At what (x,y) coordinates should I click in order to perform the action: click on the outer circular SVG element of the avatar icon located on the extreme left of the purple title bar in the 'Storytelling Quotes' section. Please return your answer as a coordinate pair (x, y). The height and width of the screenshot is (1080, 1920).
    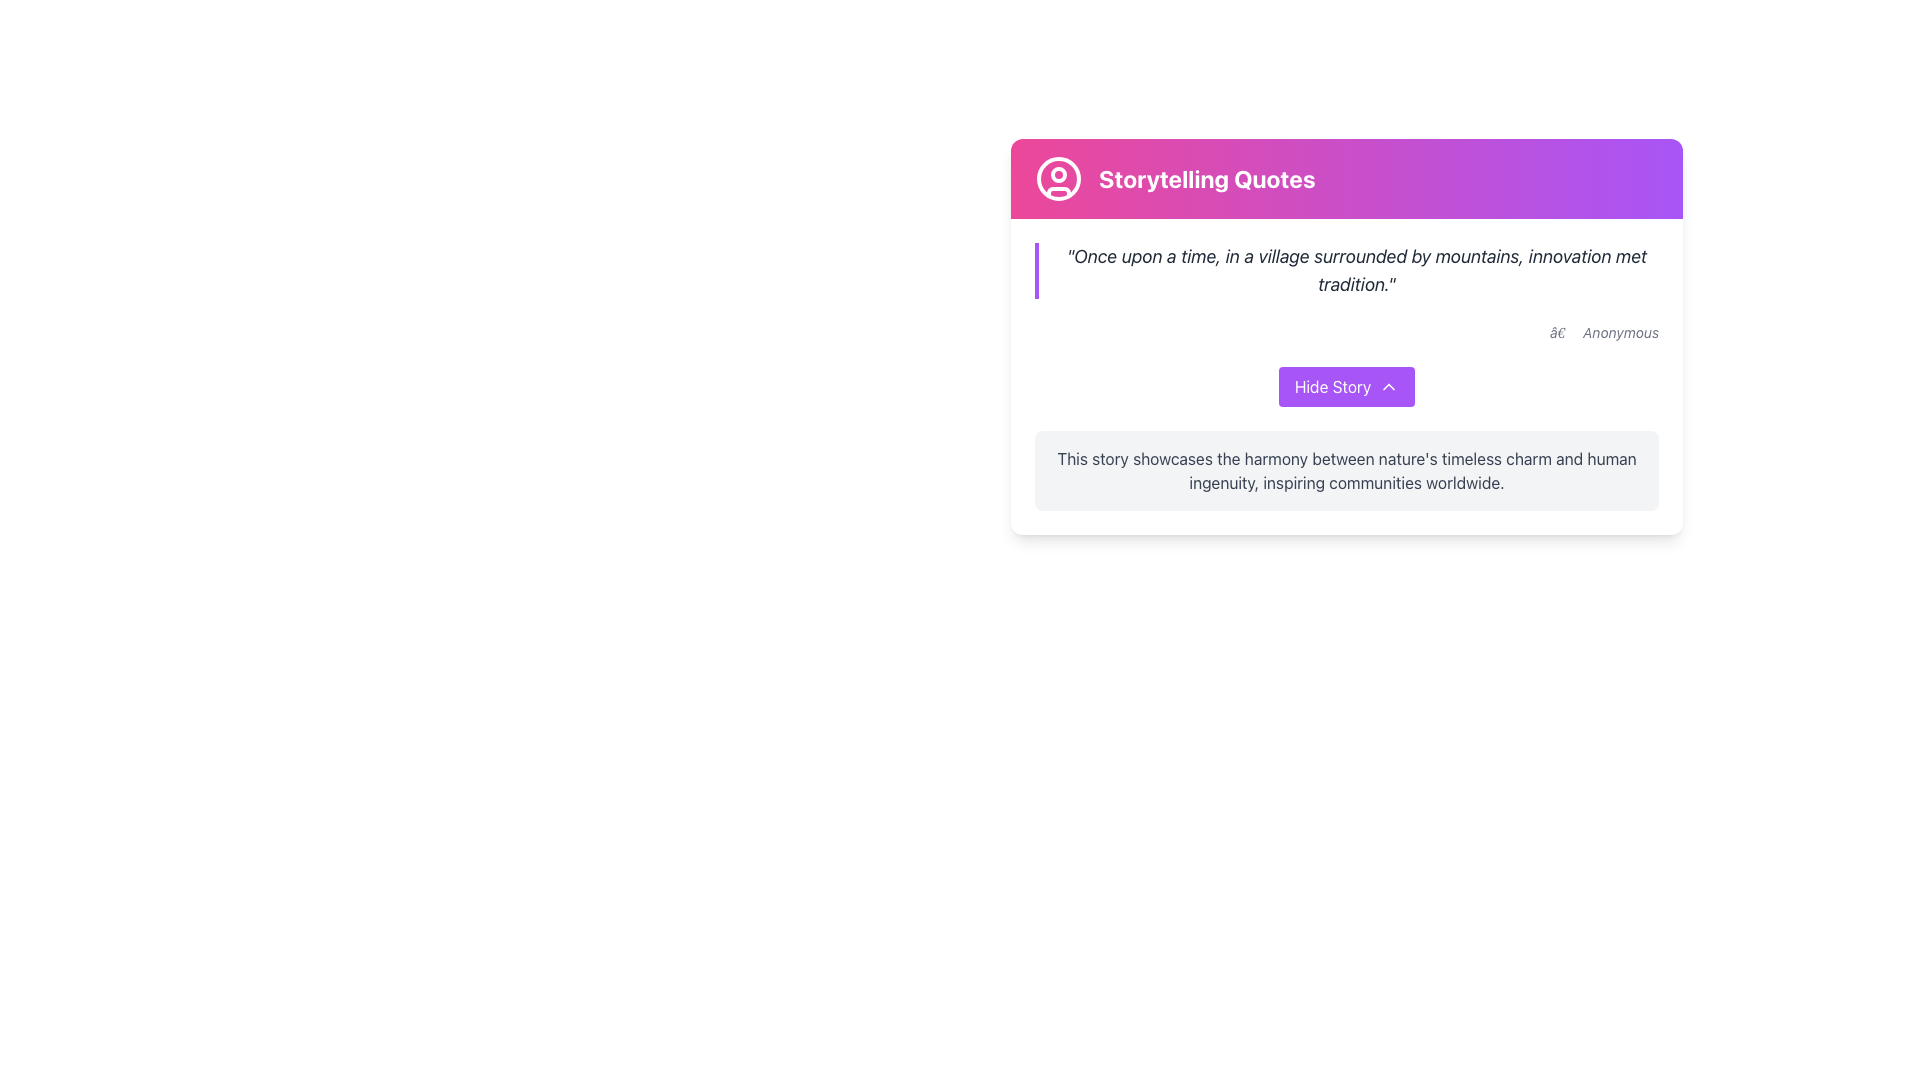
    Looking at the image, I should click on (1058, 177).